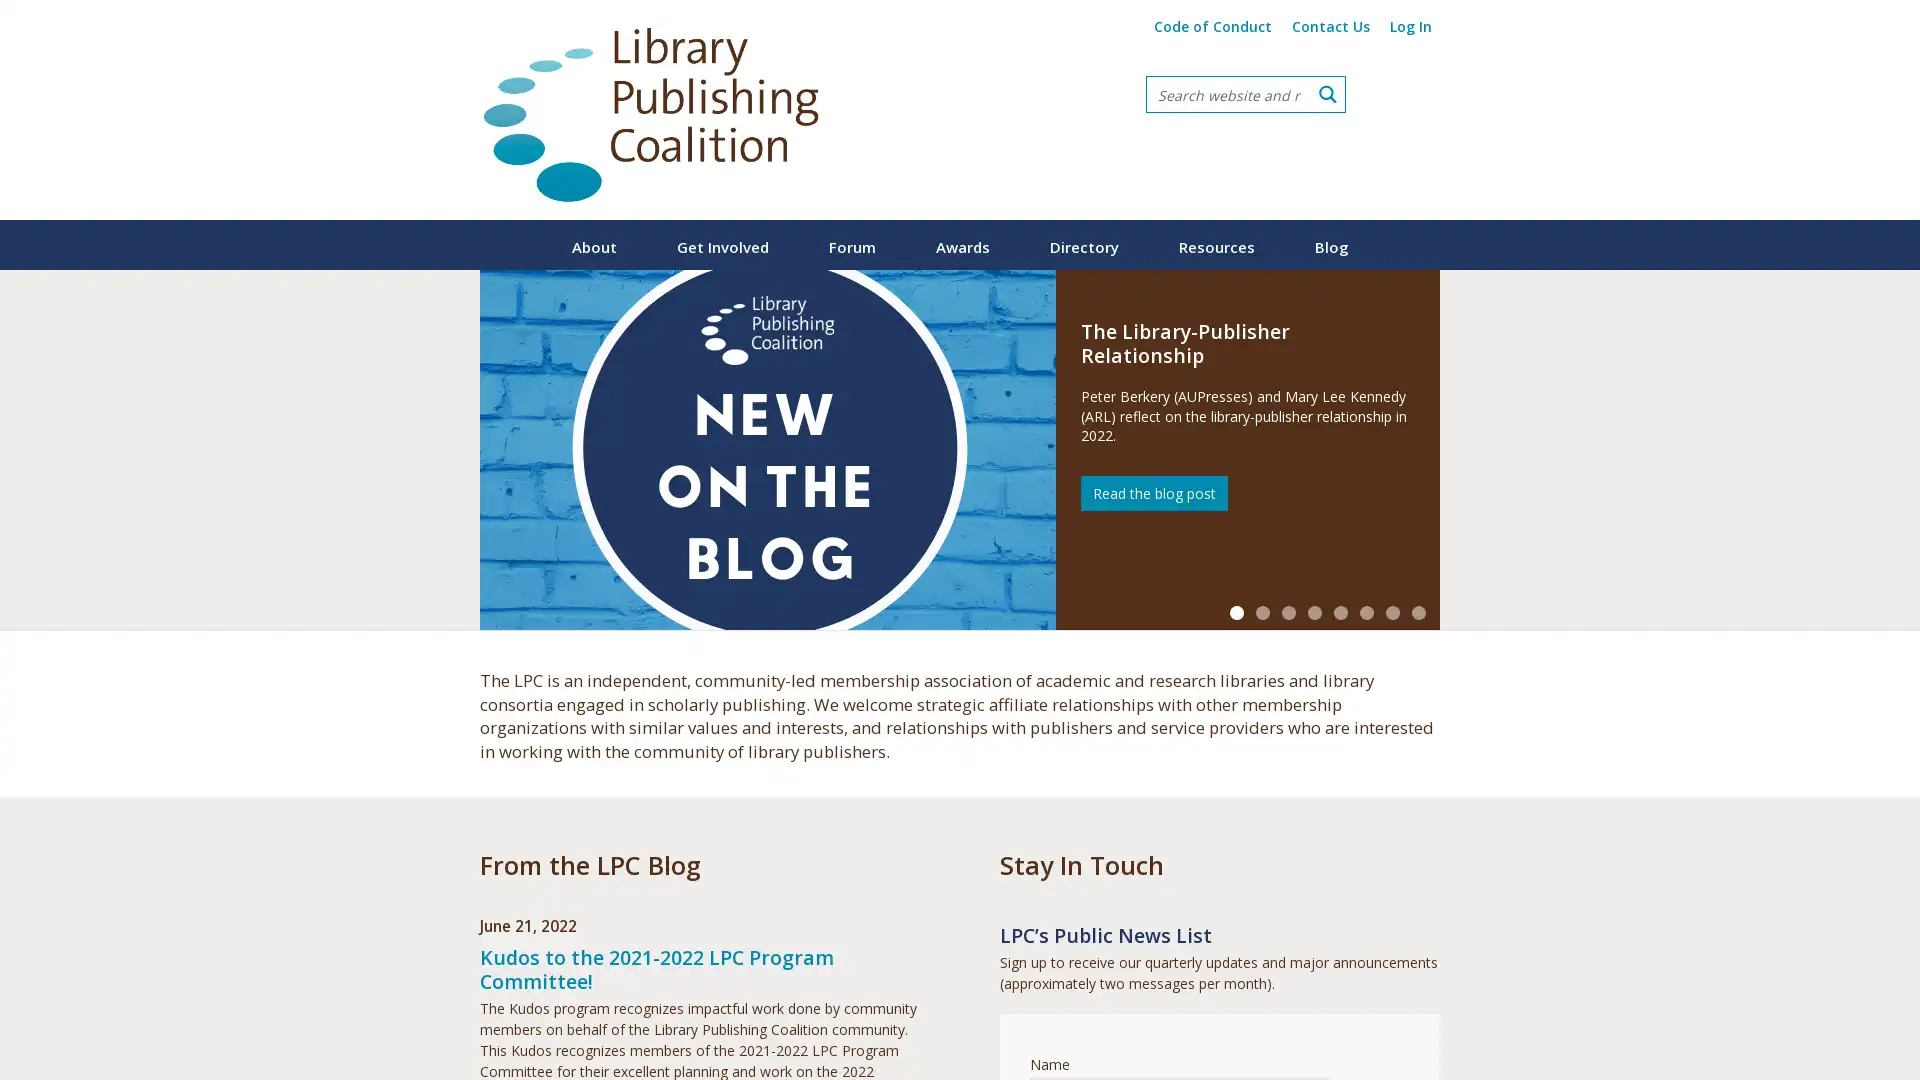 The height and width of the screenshot is (1080, 1920). What do you see at coordinates (1261, 612) in the screenshot?
I see `Go to slide 2` at bounding box center [1261, 612].